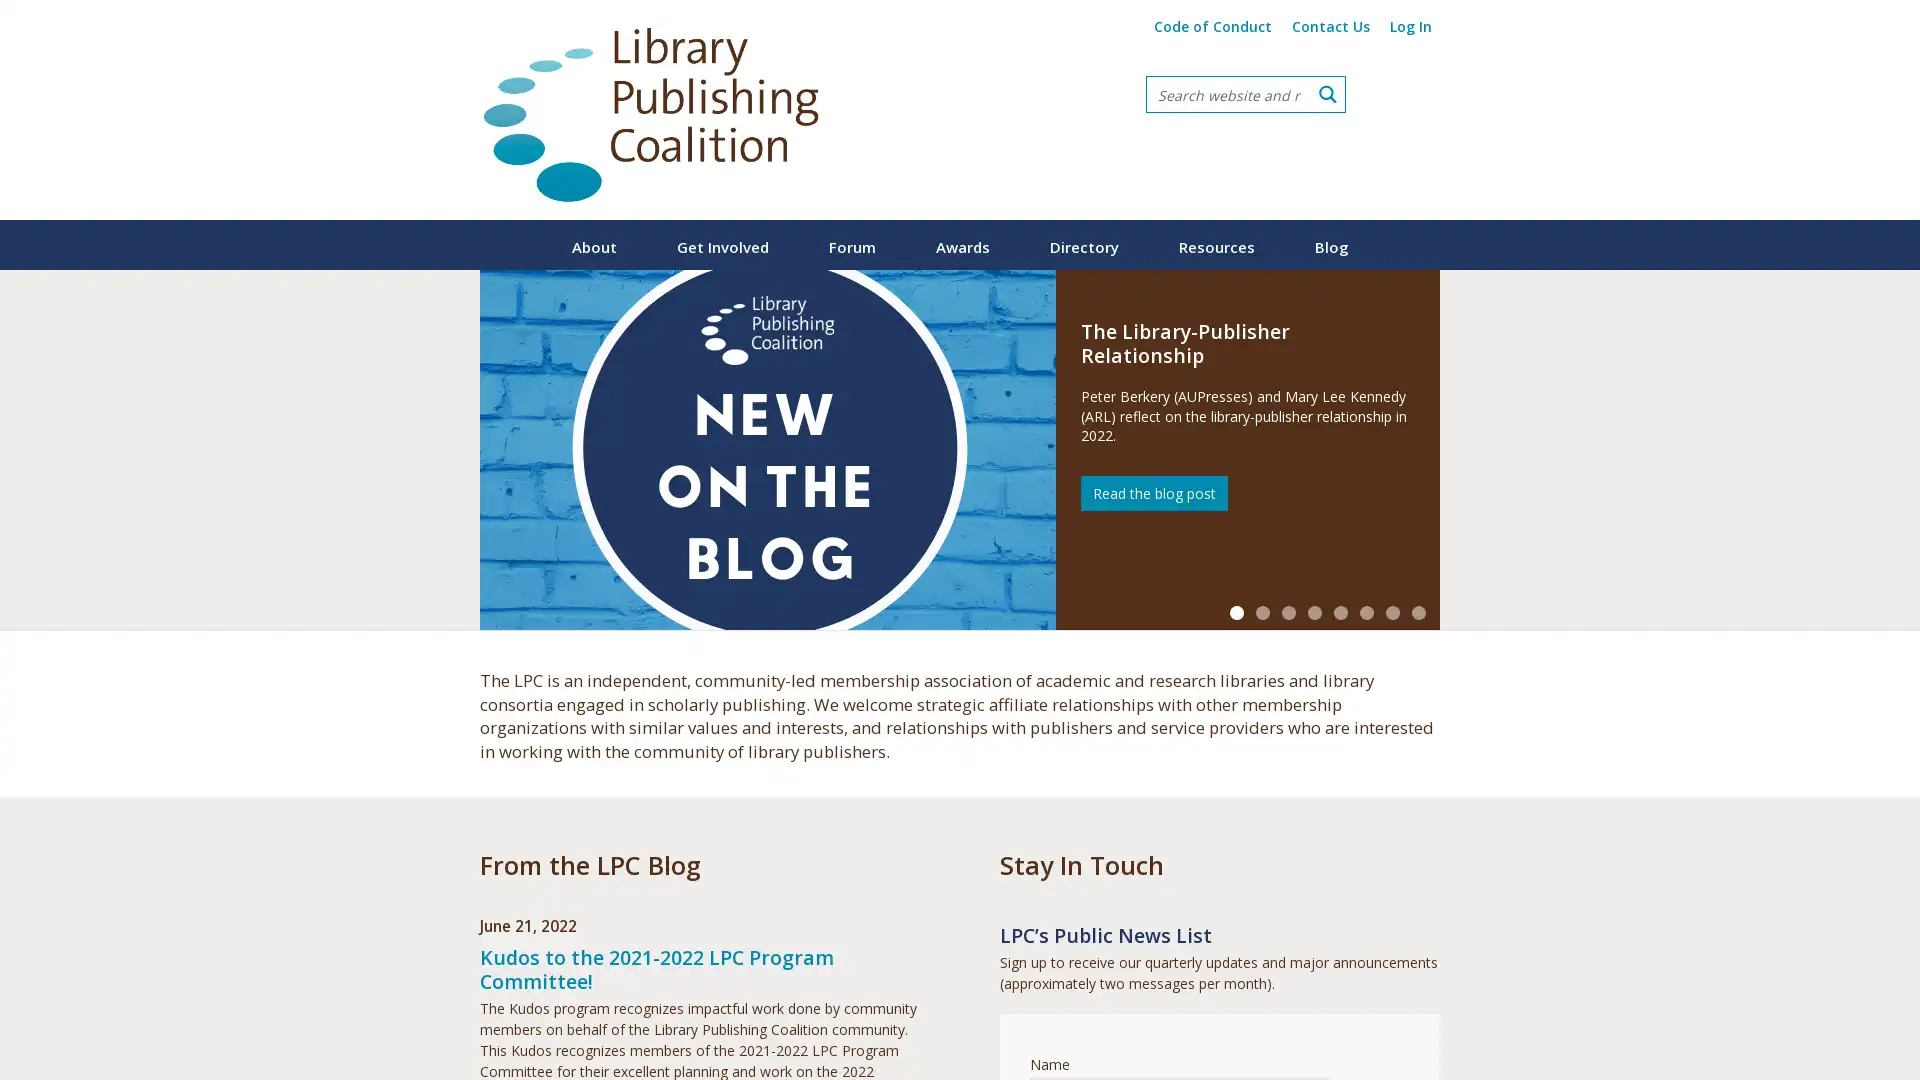 The height and width of the screenshot is (1080, 1920). What do you see at coordinates (1261, 612) in the screenshot?
I see `Go to slide 2` at bounding box center [1261, 612].